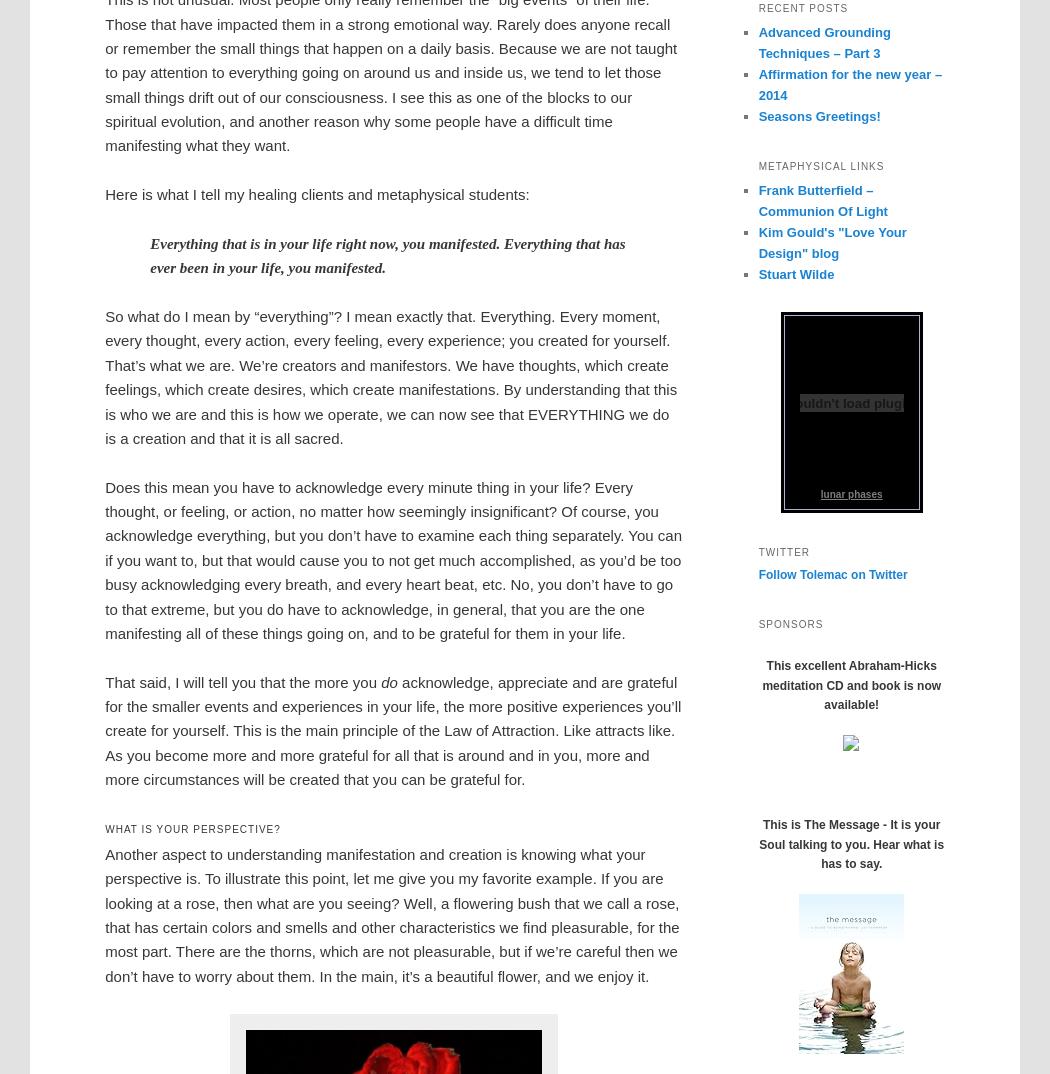  I want to click on 'Metaphysical links', so click(757, 165).